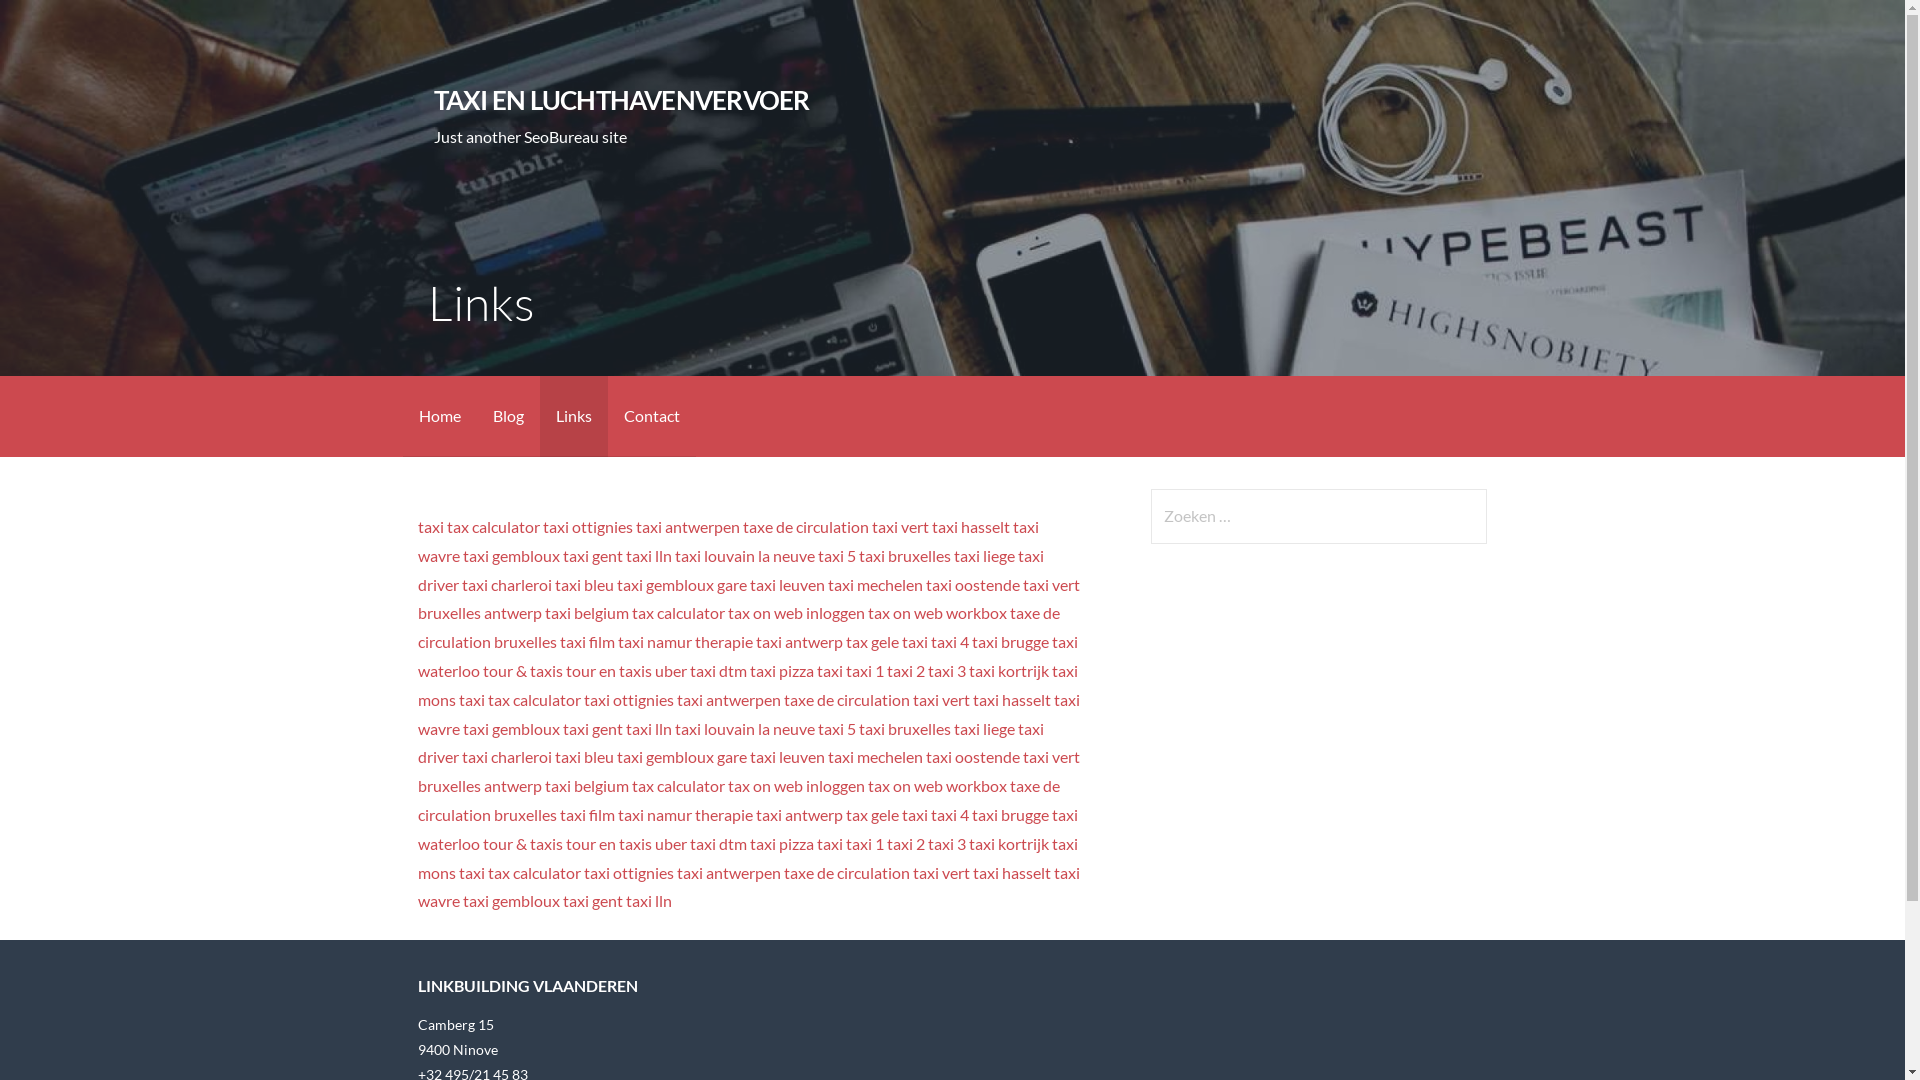 The image size is (1920, 1080). I want to click on 'uber taxi', so click(685, 670).